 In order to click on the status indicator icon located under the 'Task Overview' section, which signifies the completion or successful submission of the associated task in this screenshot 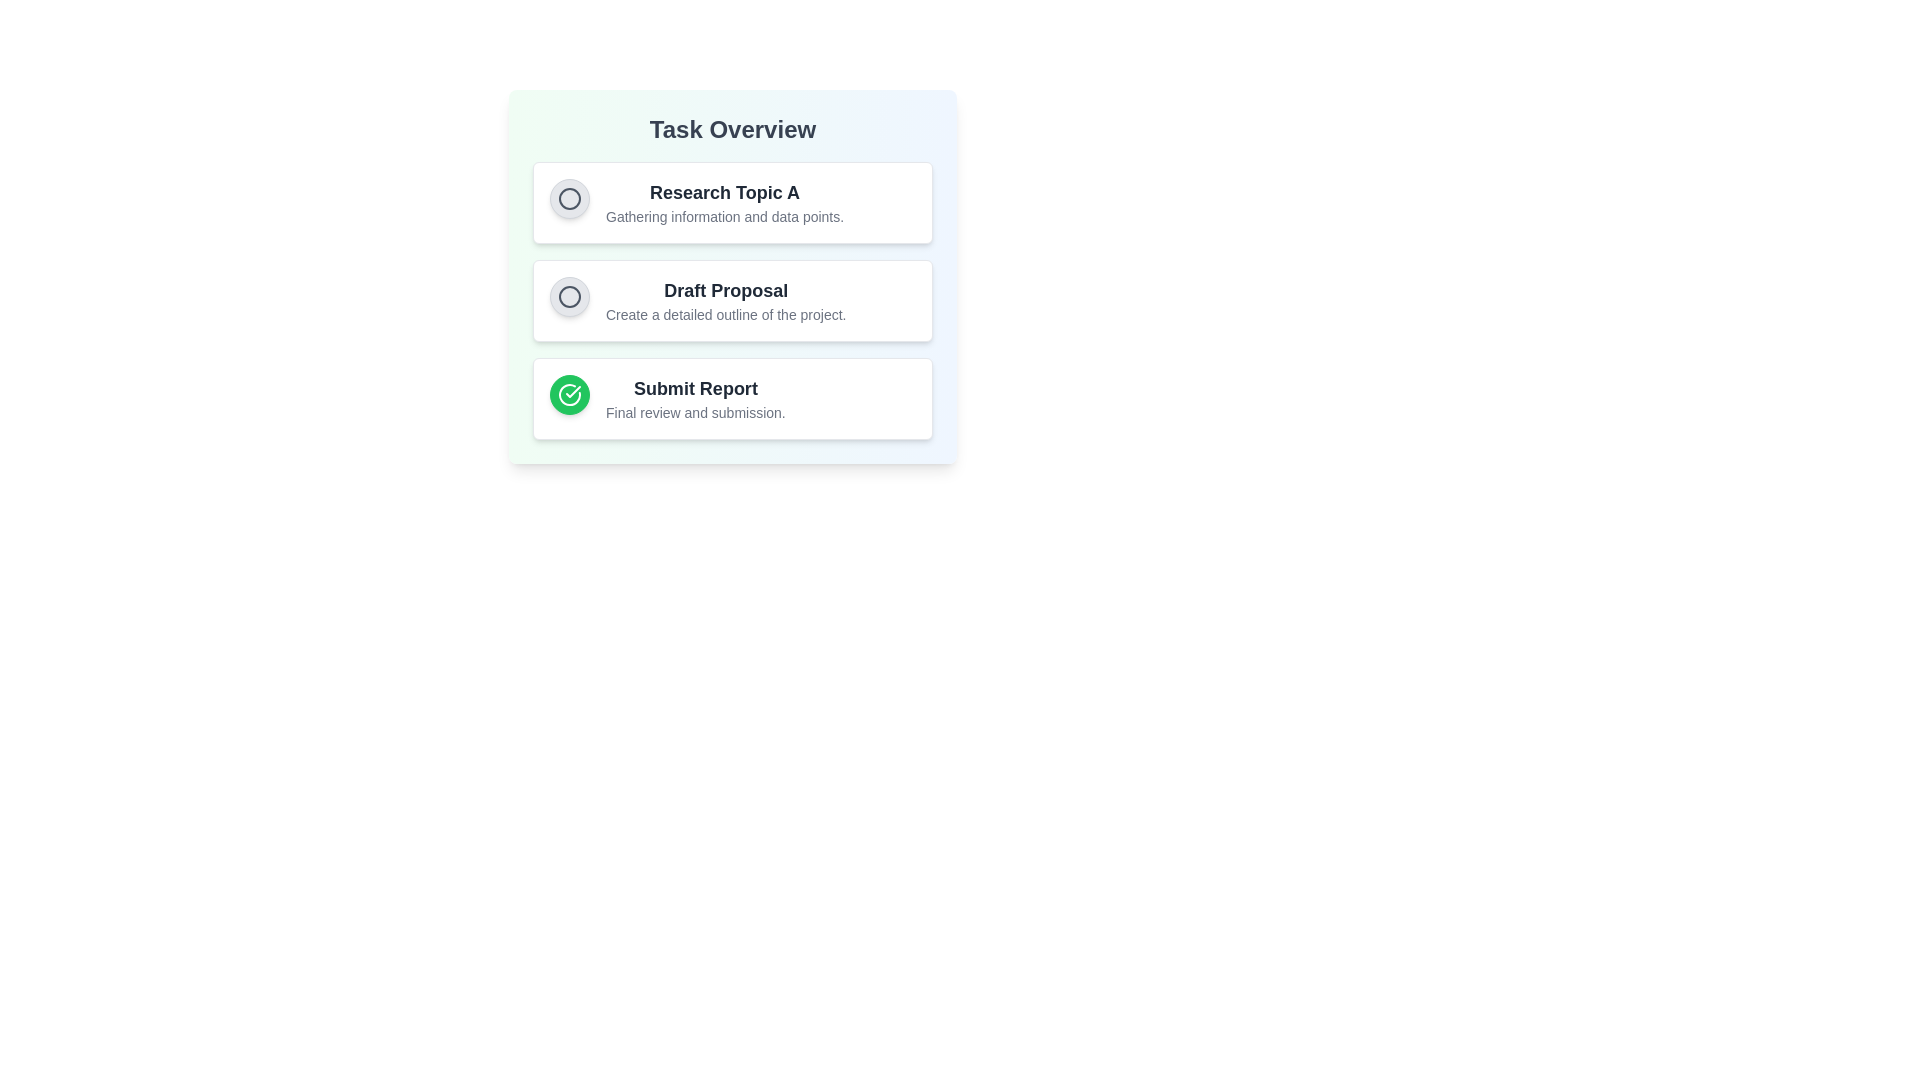, I will do `click(569, 394)`.